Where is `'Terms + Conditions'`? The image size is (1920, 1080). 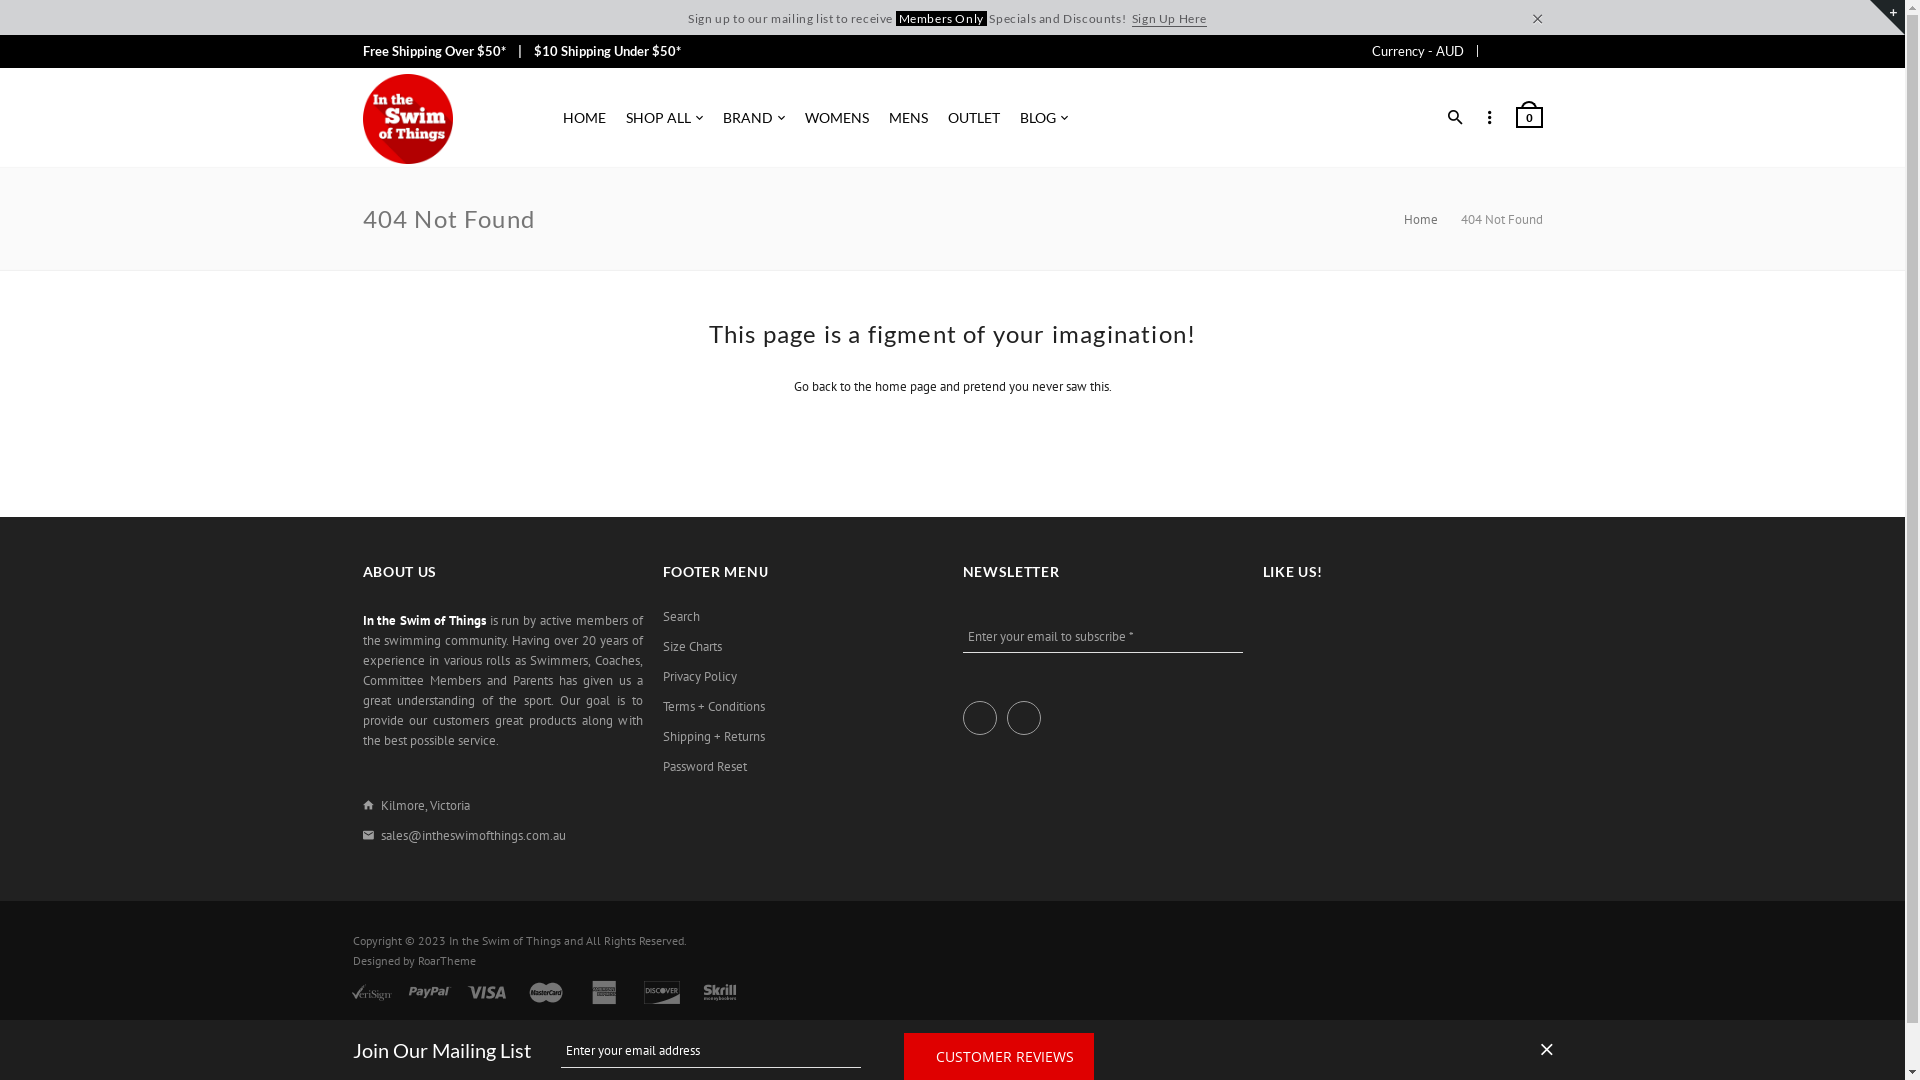
'Terms + Conditions' is located at coordinates (713, 705).